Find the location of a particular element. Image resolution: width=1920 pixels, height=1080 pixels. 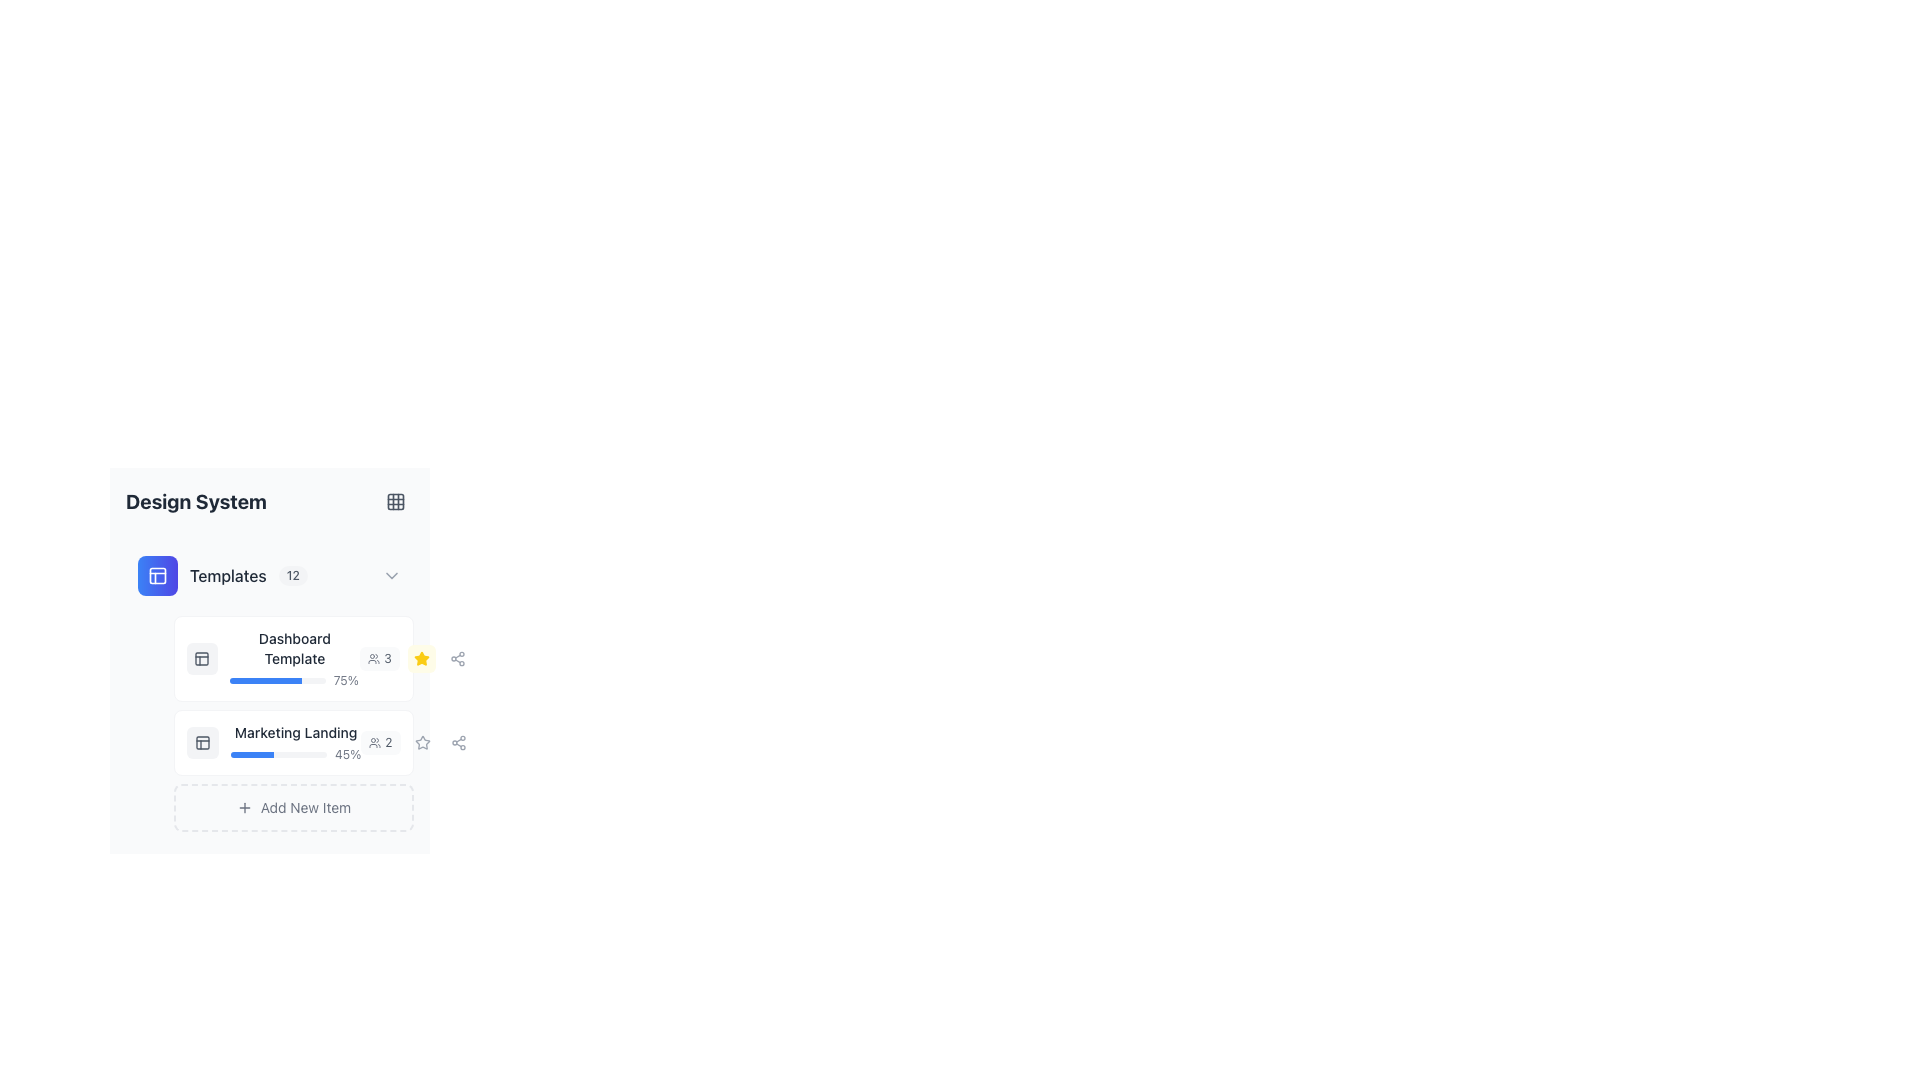

the text label displaying '75%' which is positioned to the right of the progress bar, indicating a percentage is located at coordinates (346, 680).